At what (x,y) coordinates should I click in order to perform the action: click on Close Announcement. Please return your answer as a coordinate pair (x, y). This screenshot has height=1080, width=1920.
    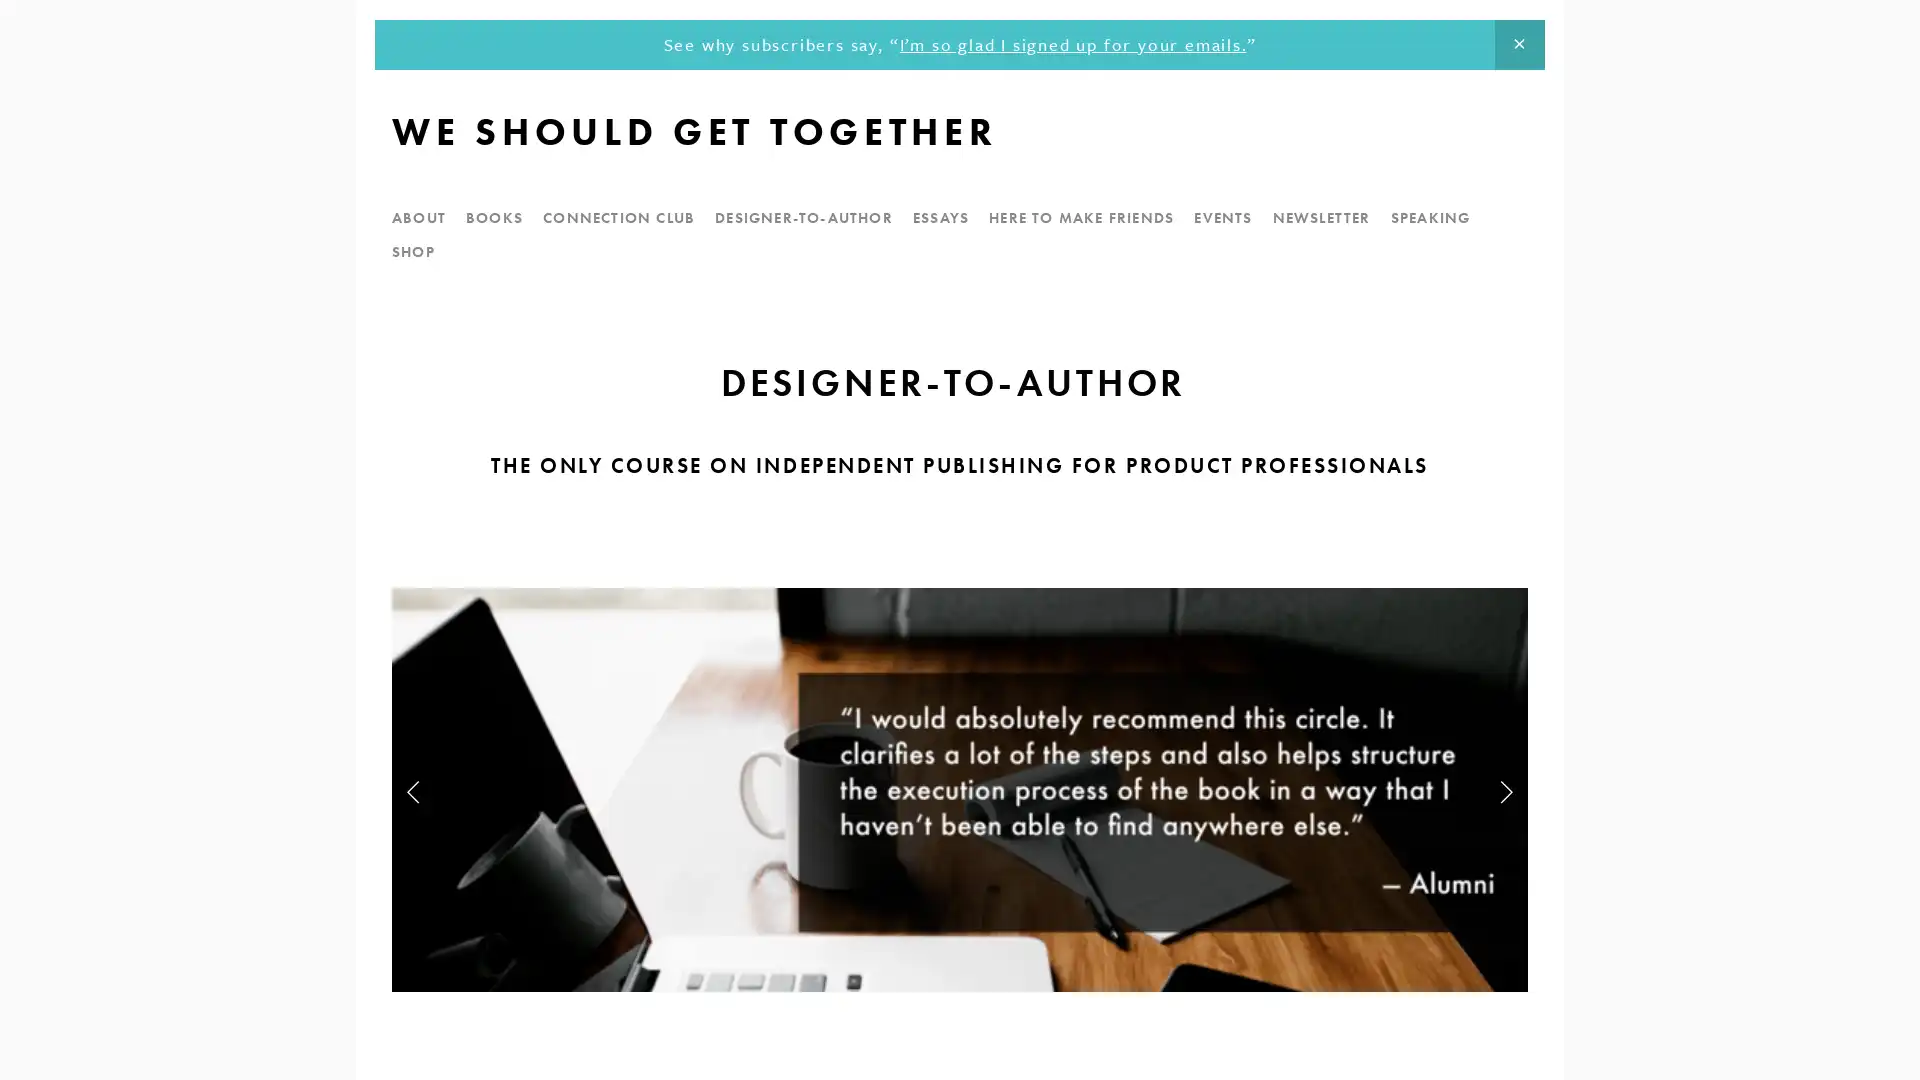
    Looking at the image, I should click on (1519, 45).